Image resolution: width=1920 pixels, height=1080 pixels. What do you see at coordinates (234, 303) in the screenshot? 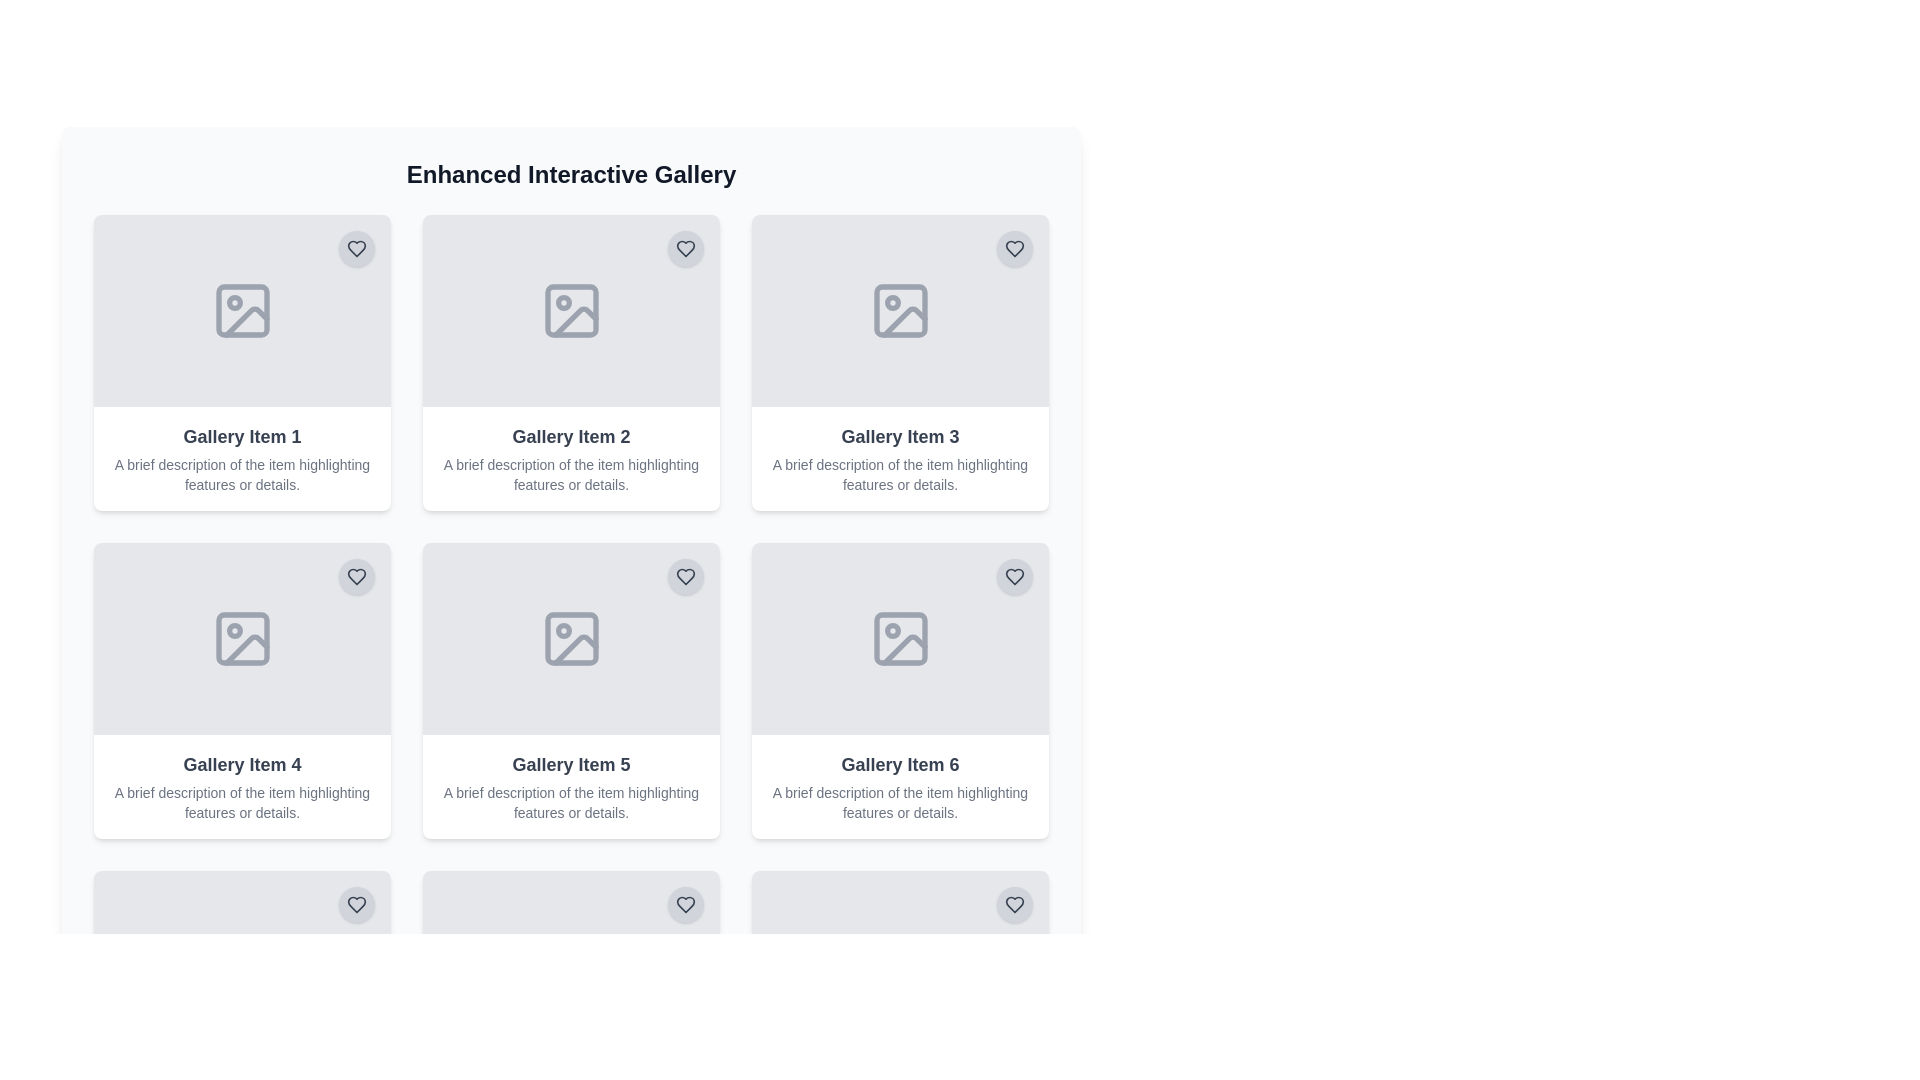
I see `the circular graphical icon located in the top-left part of the first icon in the 'Gallery Item 1' panel` at bounding box center [234, 303].